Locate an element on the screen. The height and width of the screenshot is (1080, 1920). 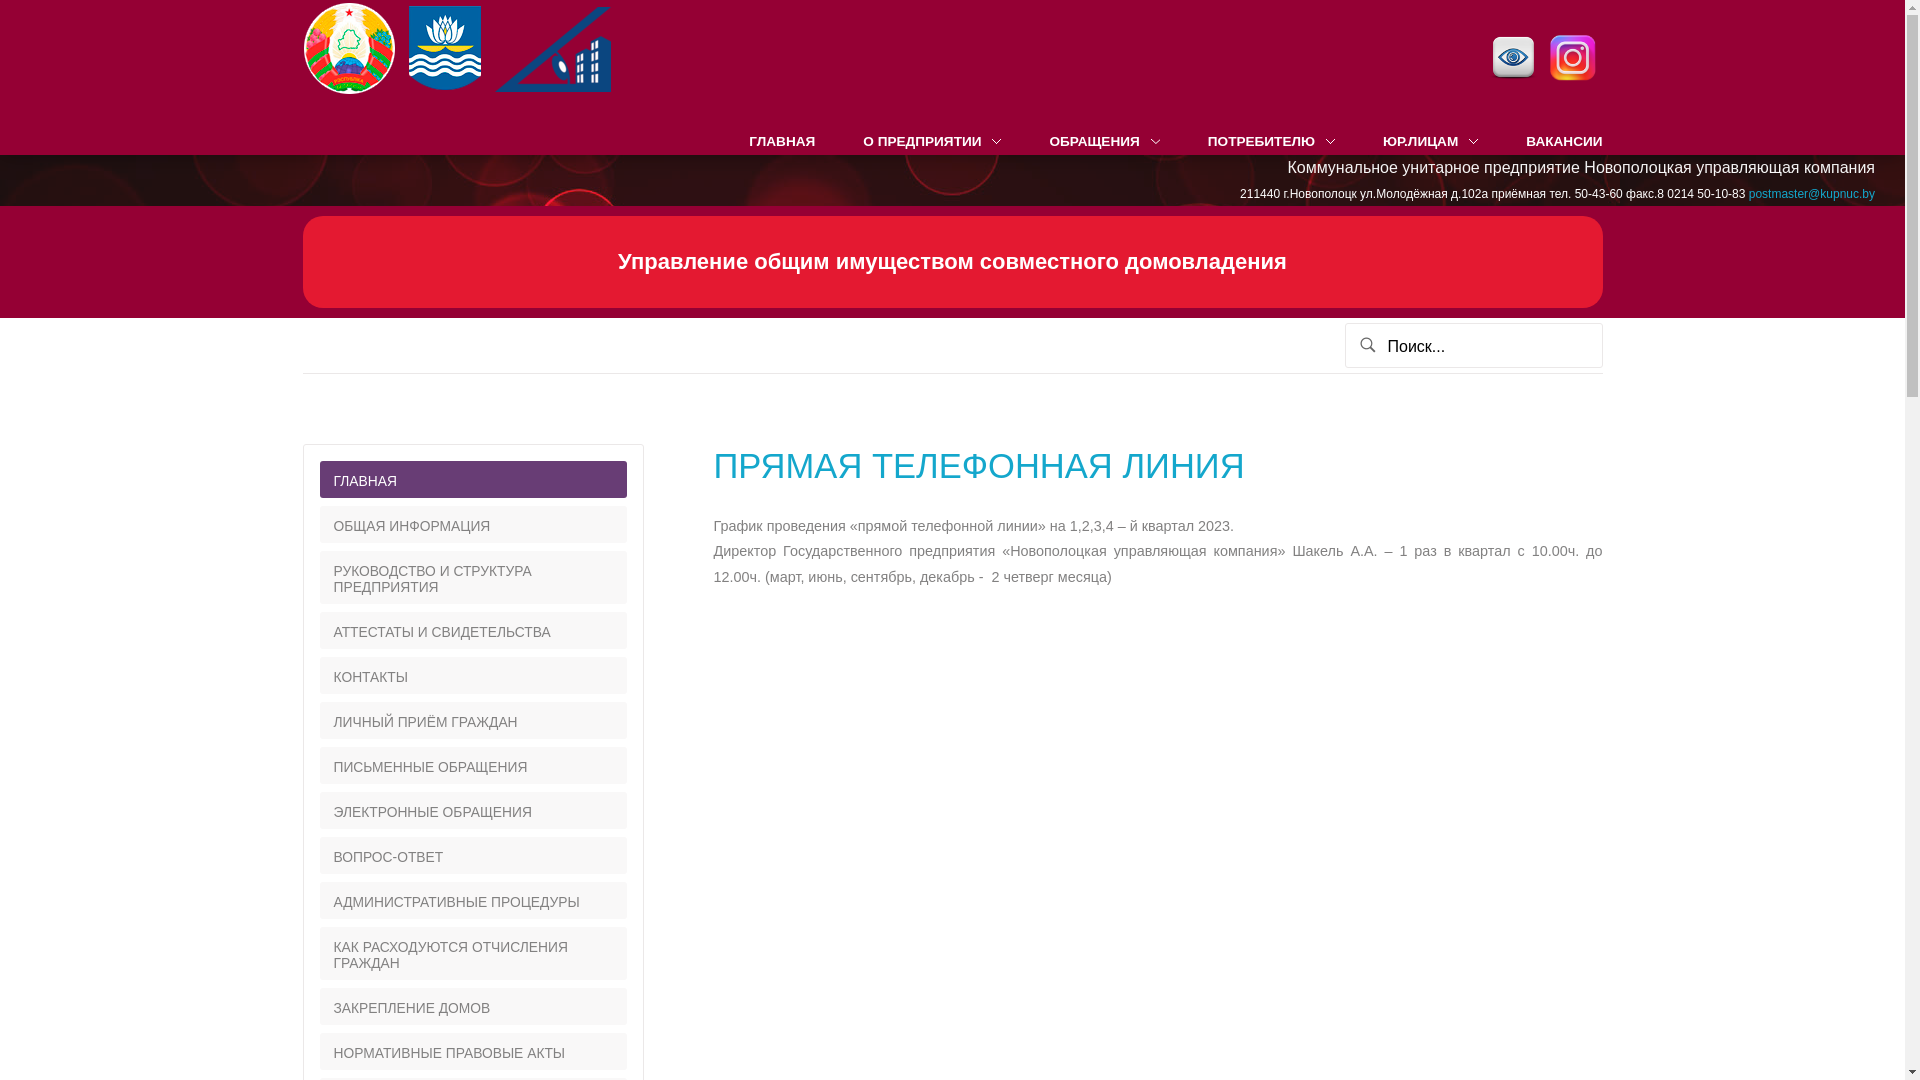
'postmaster@kupnuc.by' is located at coordinates (1747, 193).